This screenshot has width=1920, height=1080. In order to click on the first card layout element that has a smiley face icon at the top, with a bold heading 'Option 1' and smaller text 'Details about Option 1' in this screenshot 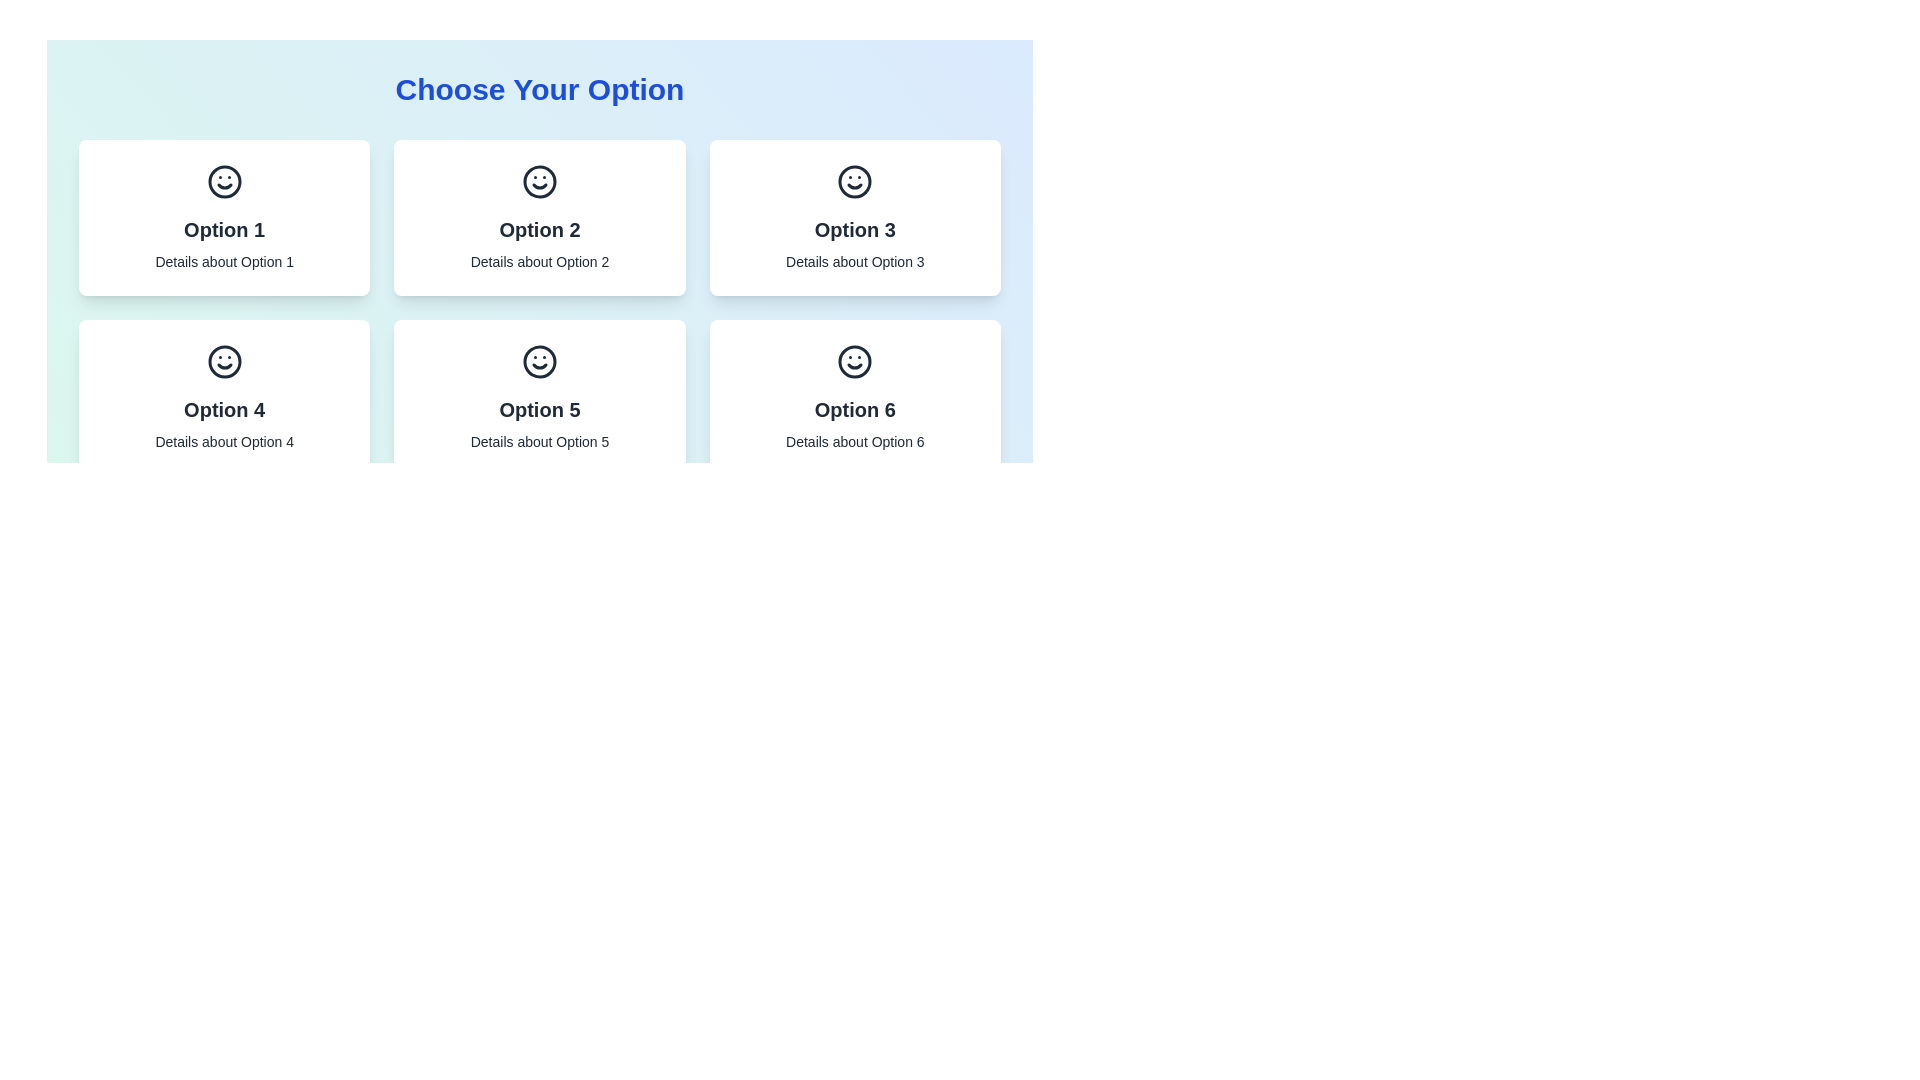, I will do `click(224, 218)`.